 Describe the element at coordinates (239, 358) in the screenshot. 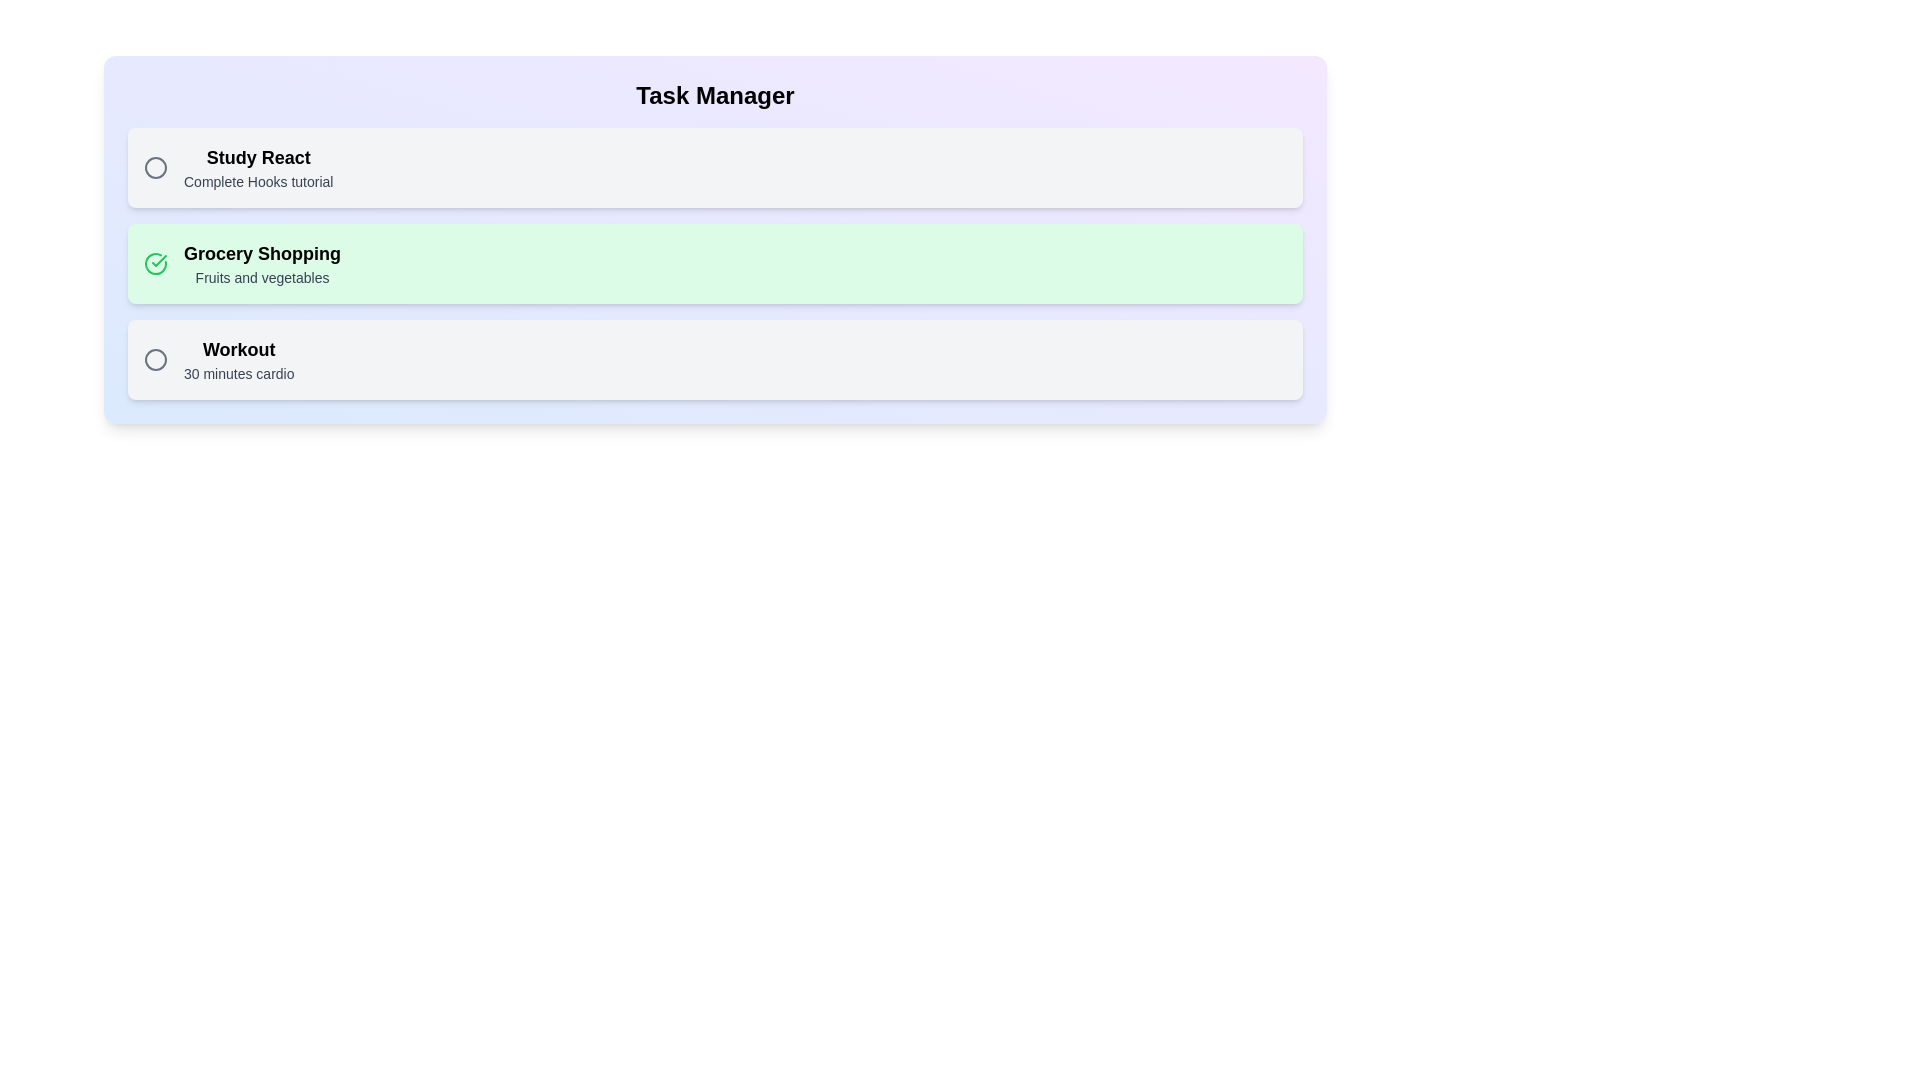

I see `the third task item in the 'Task Manager' section` at that location.